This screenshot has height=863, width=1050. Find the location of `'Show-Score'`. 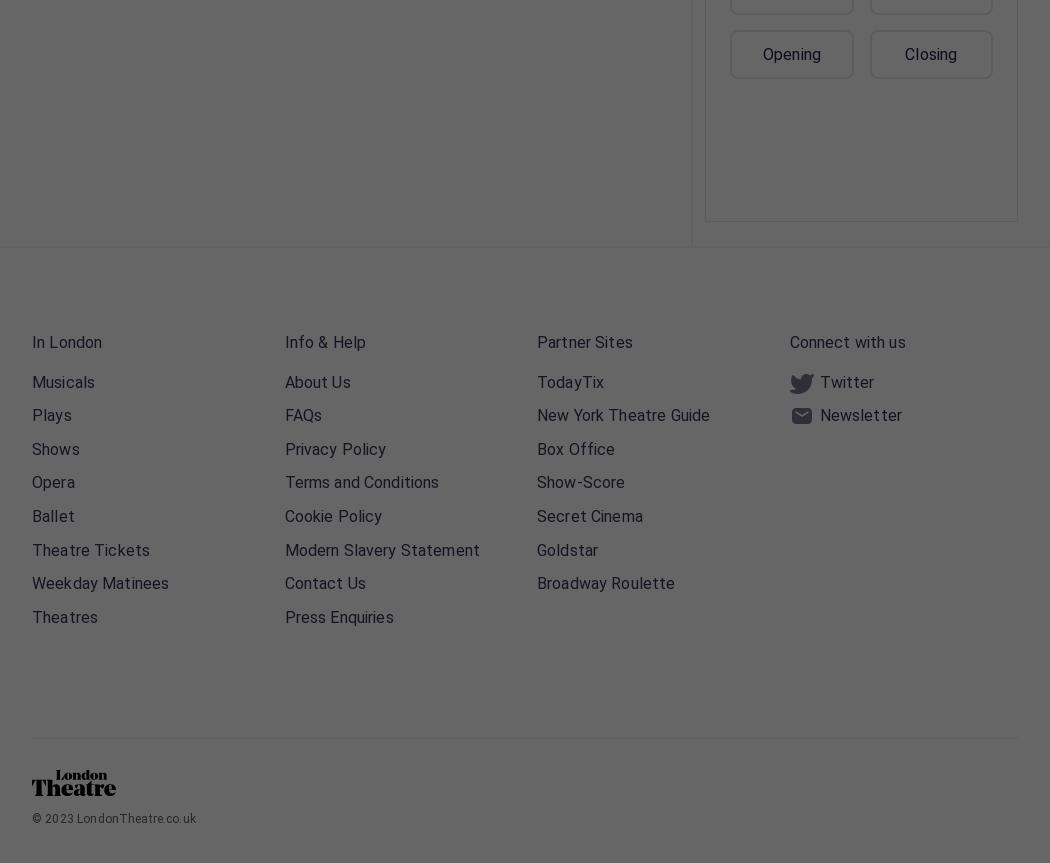

'Show-Score' is located at coordinates (536, 481).